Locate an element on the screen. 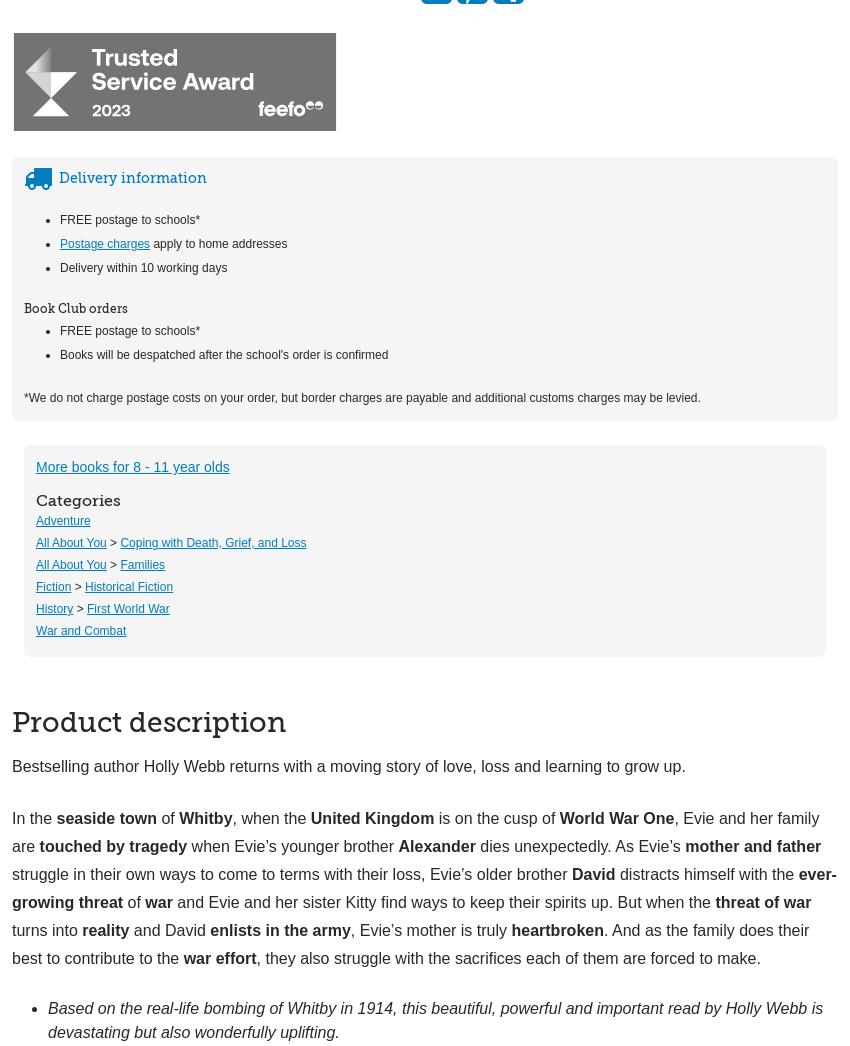 The height and width of the screenshot is (1046, 850). 'seaside town' is located at coordinates (104, 817).